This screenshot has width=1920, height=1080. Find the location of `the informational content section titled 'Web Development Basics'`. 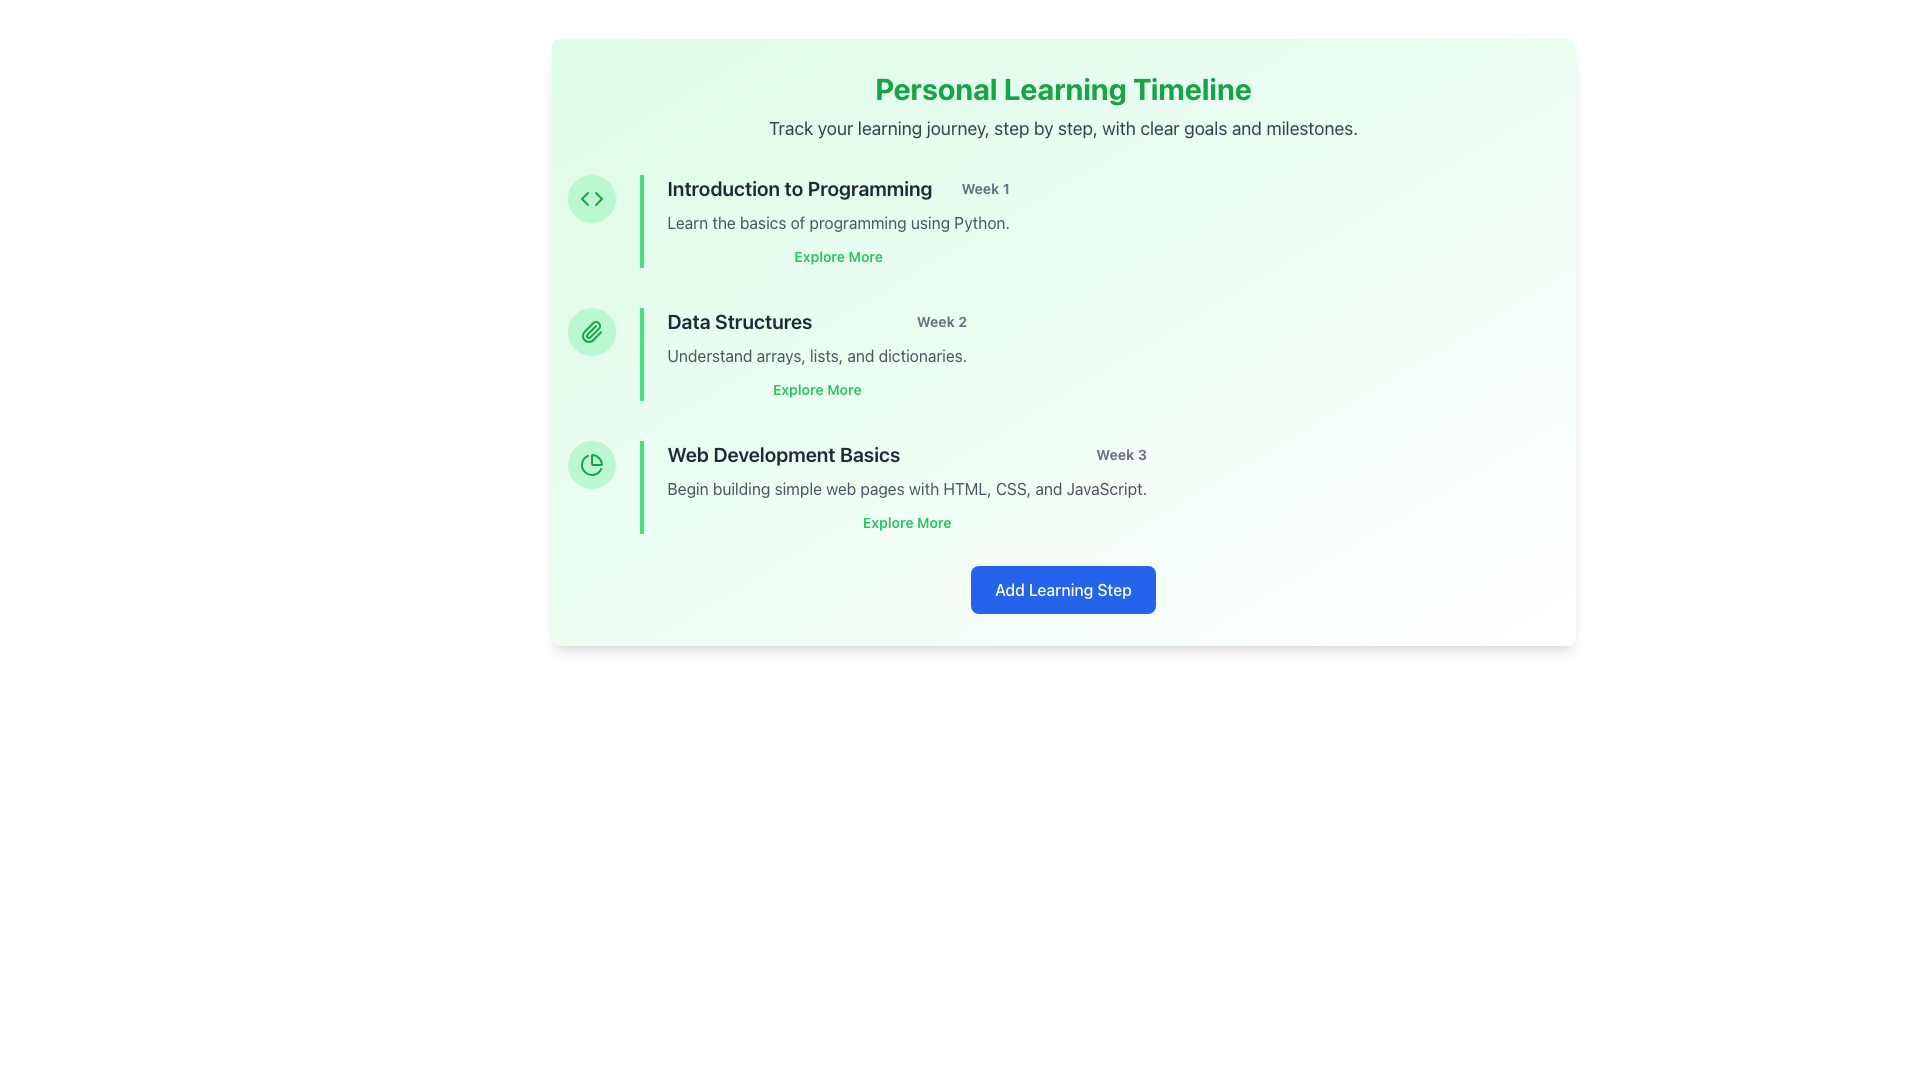

the informational content section titled 'Web Development Basics' is located at coordinates (891, 486).